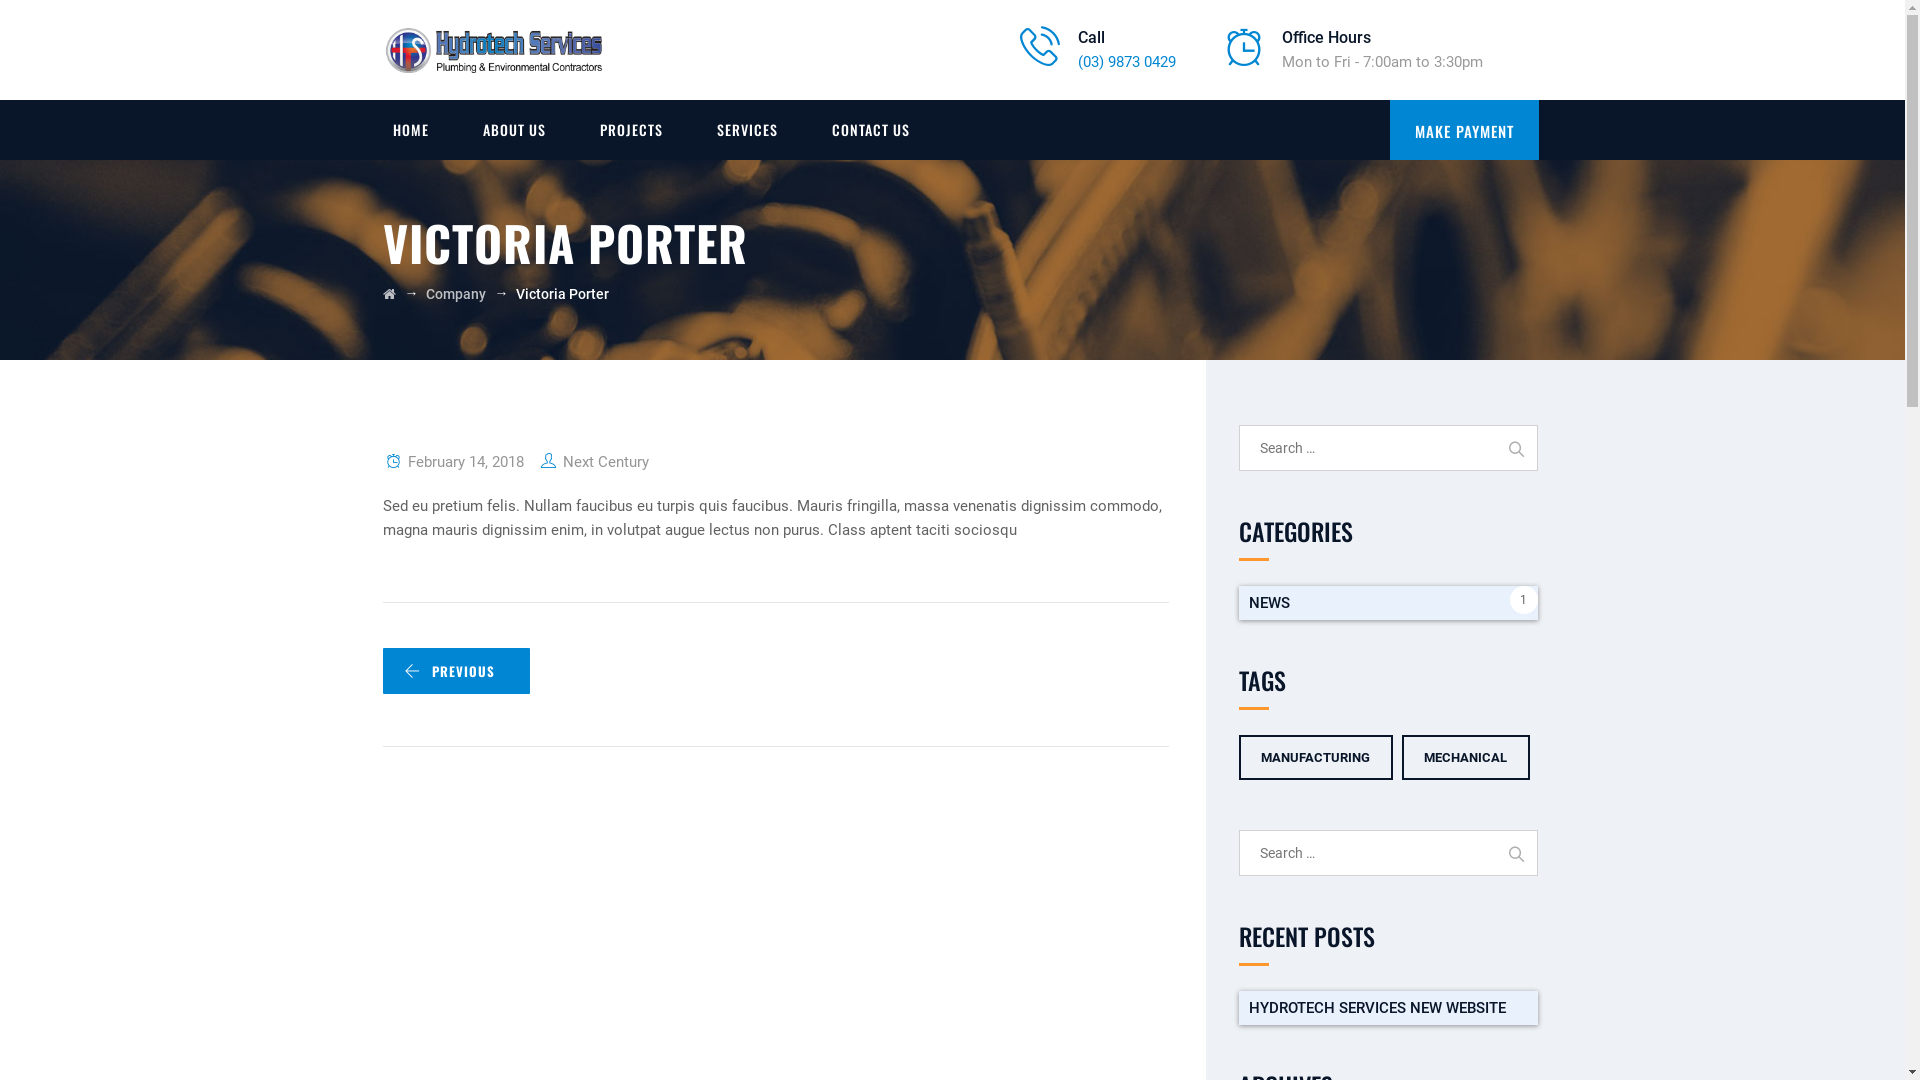  I want to click on 'Hydrotech Services', so click(382, 49).